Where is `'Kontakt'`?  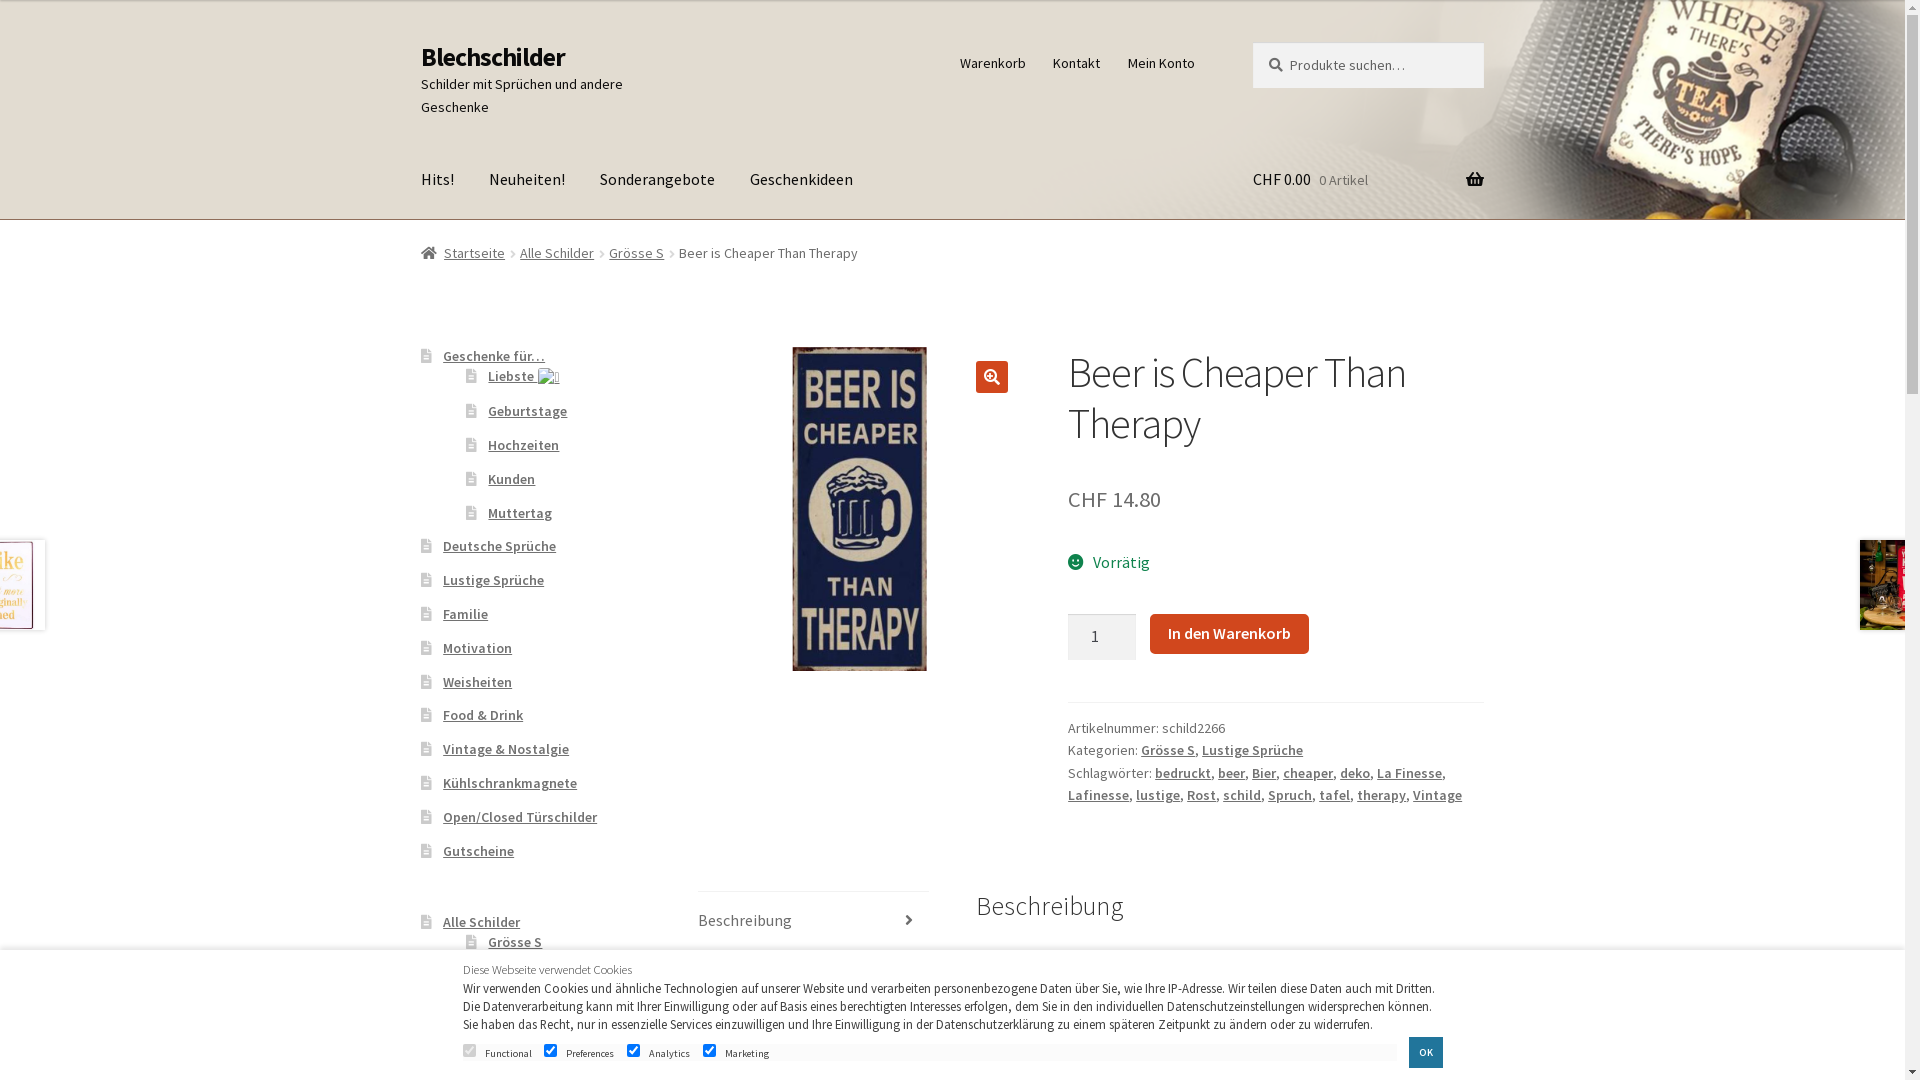 'Kontakt' is located at coordinates (1075, 61).